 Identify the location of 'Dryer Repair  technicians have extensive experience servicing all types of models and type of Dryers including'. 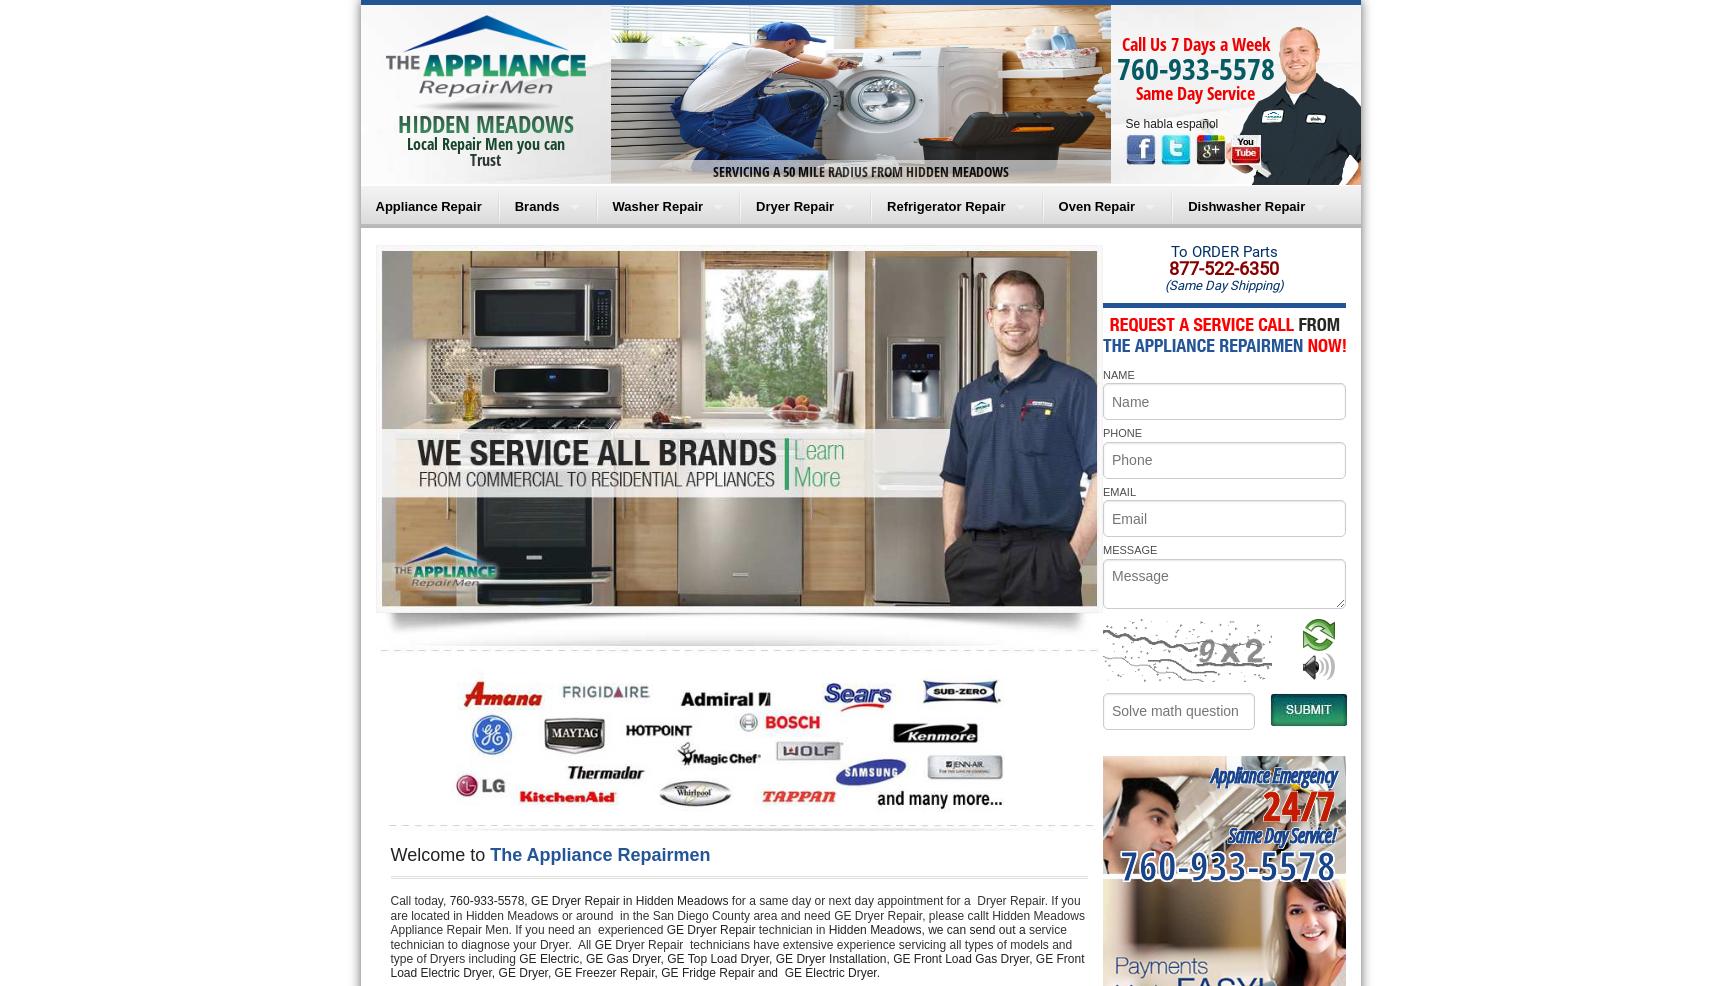
(389, 950).